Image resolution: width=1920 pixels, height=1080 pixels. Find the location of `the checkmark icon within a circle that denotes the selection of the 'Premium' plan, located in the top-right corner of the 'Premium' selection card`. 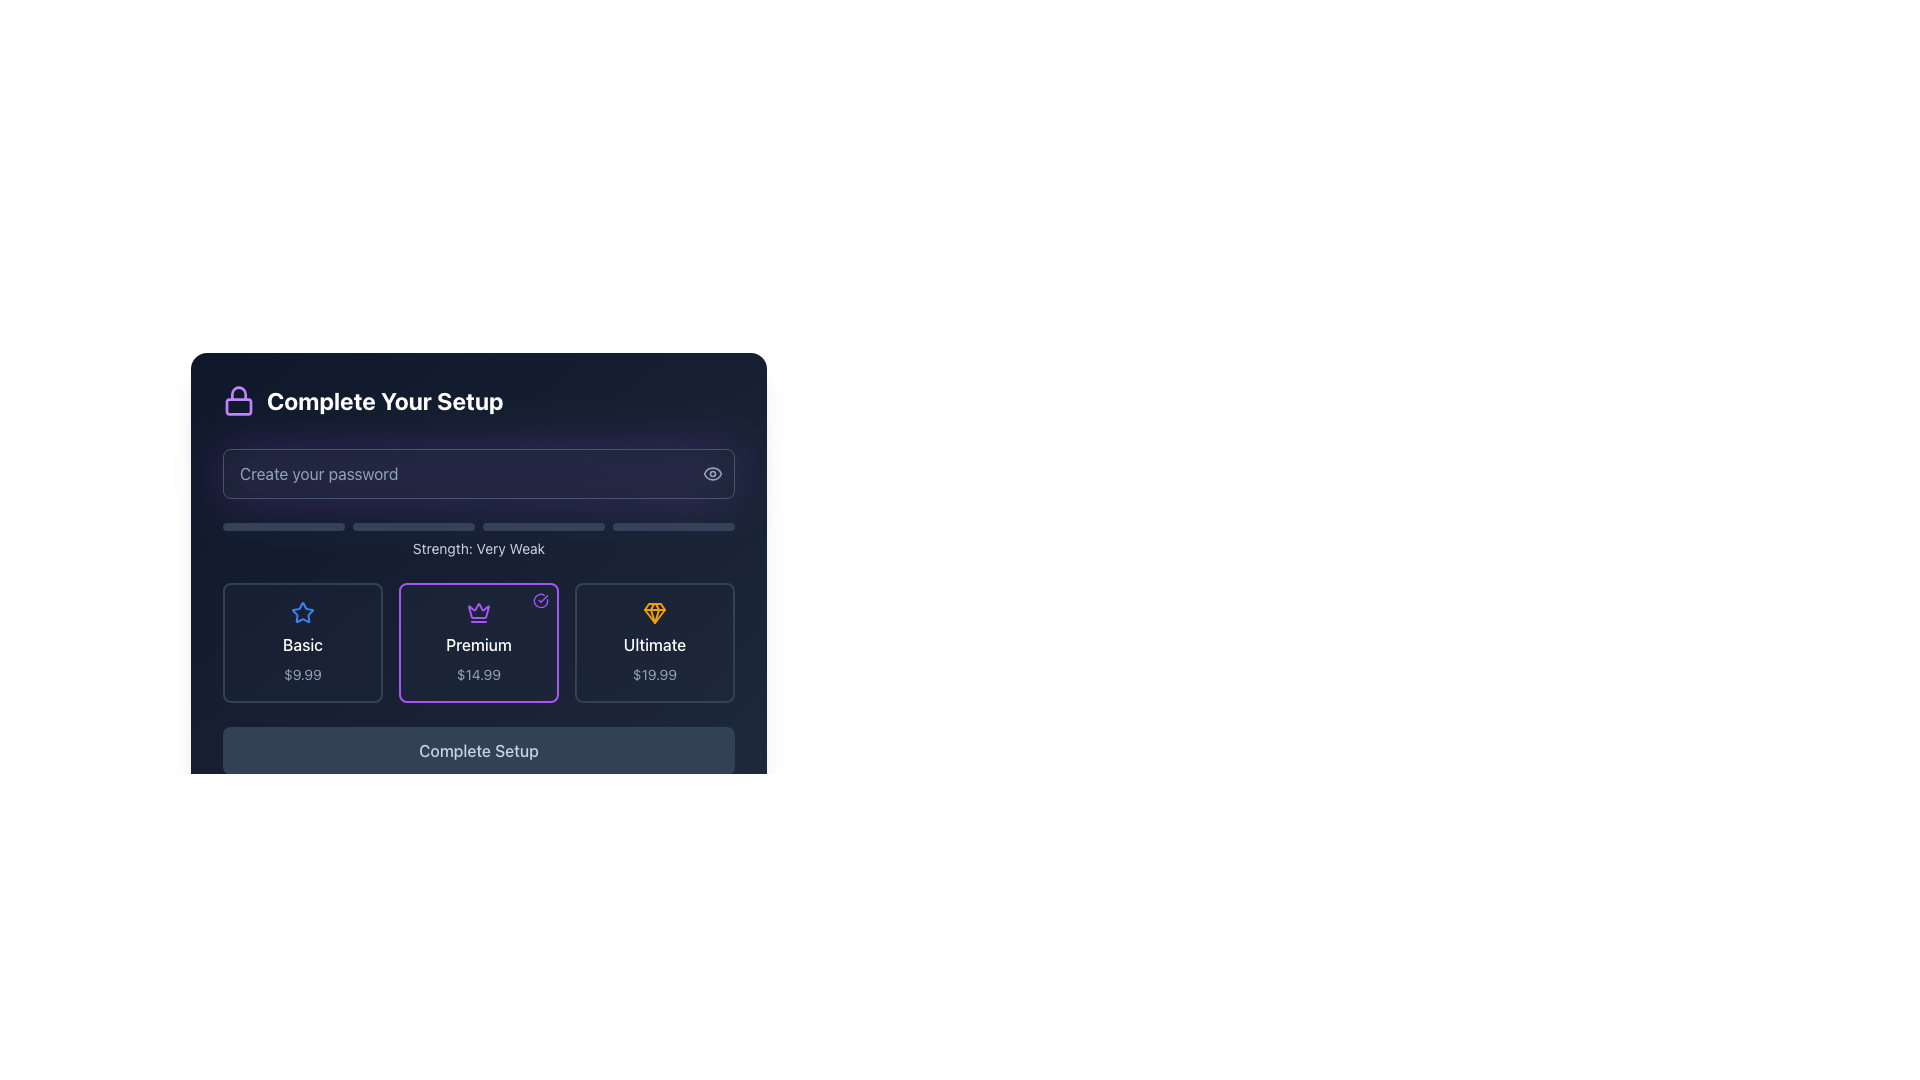

the checkmark icon within a circle that denotes the selection of the 'Premium' plan, located in the top-right corner of the 'Premium' selection card is located at coordinates (541, 600).